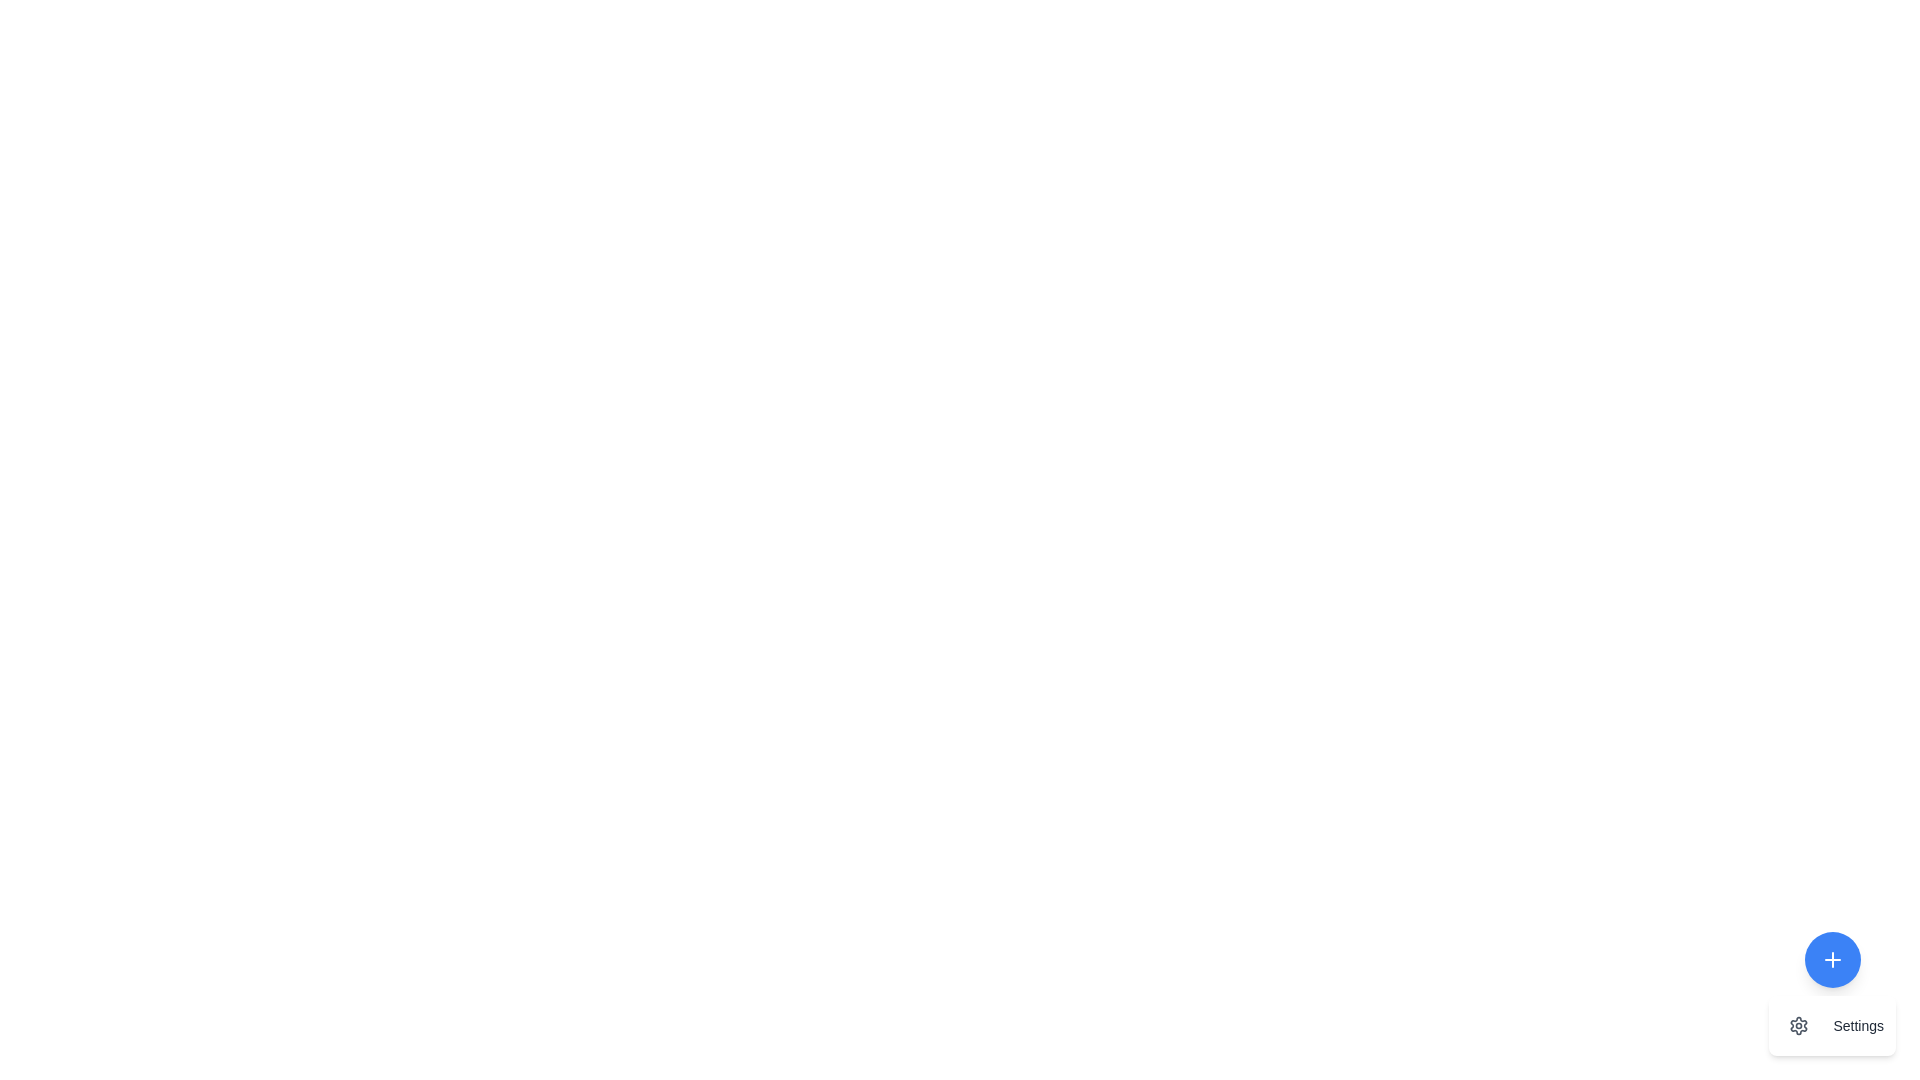  Describe the element at coordinates (1832, 1026) in the screenshot. I see `the interactive label with an icon, resembling a button, located at the bottom-right corner of the interface` at that location.